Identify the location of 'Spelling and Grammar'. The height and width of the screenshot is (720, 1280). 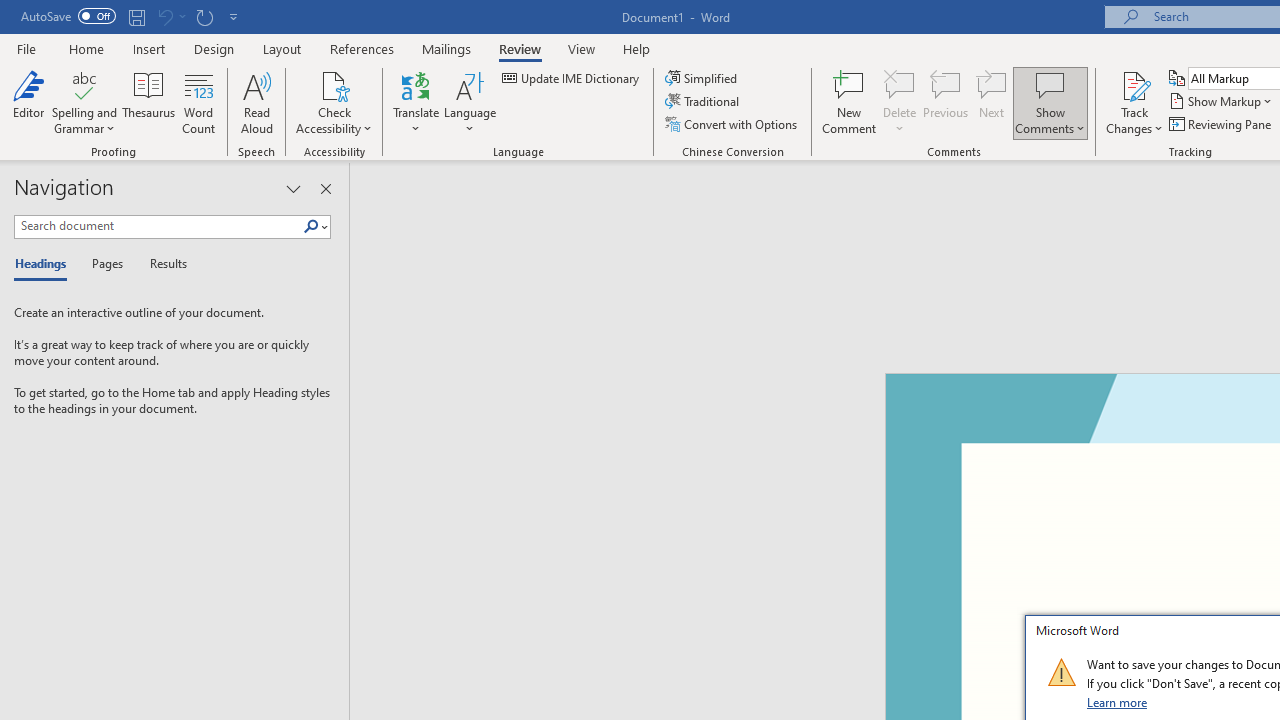
(84, 103).